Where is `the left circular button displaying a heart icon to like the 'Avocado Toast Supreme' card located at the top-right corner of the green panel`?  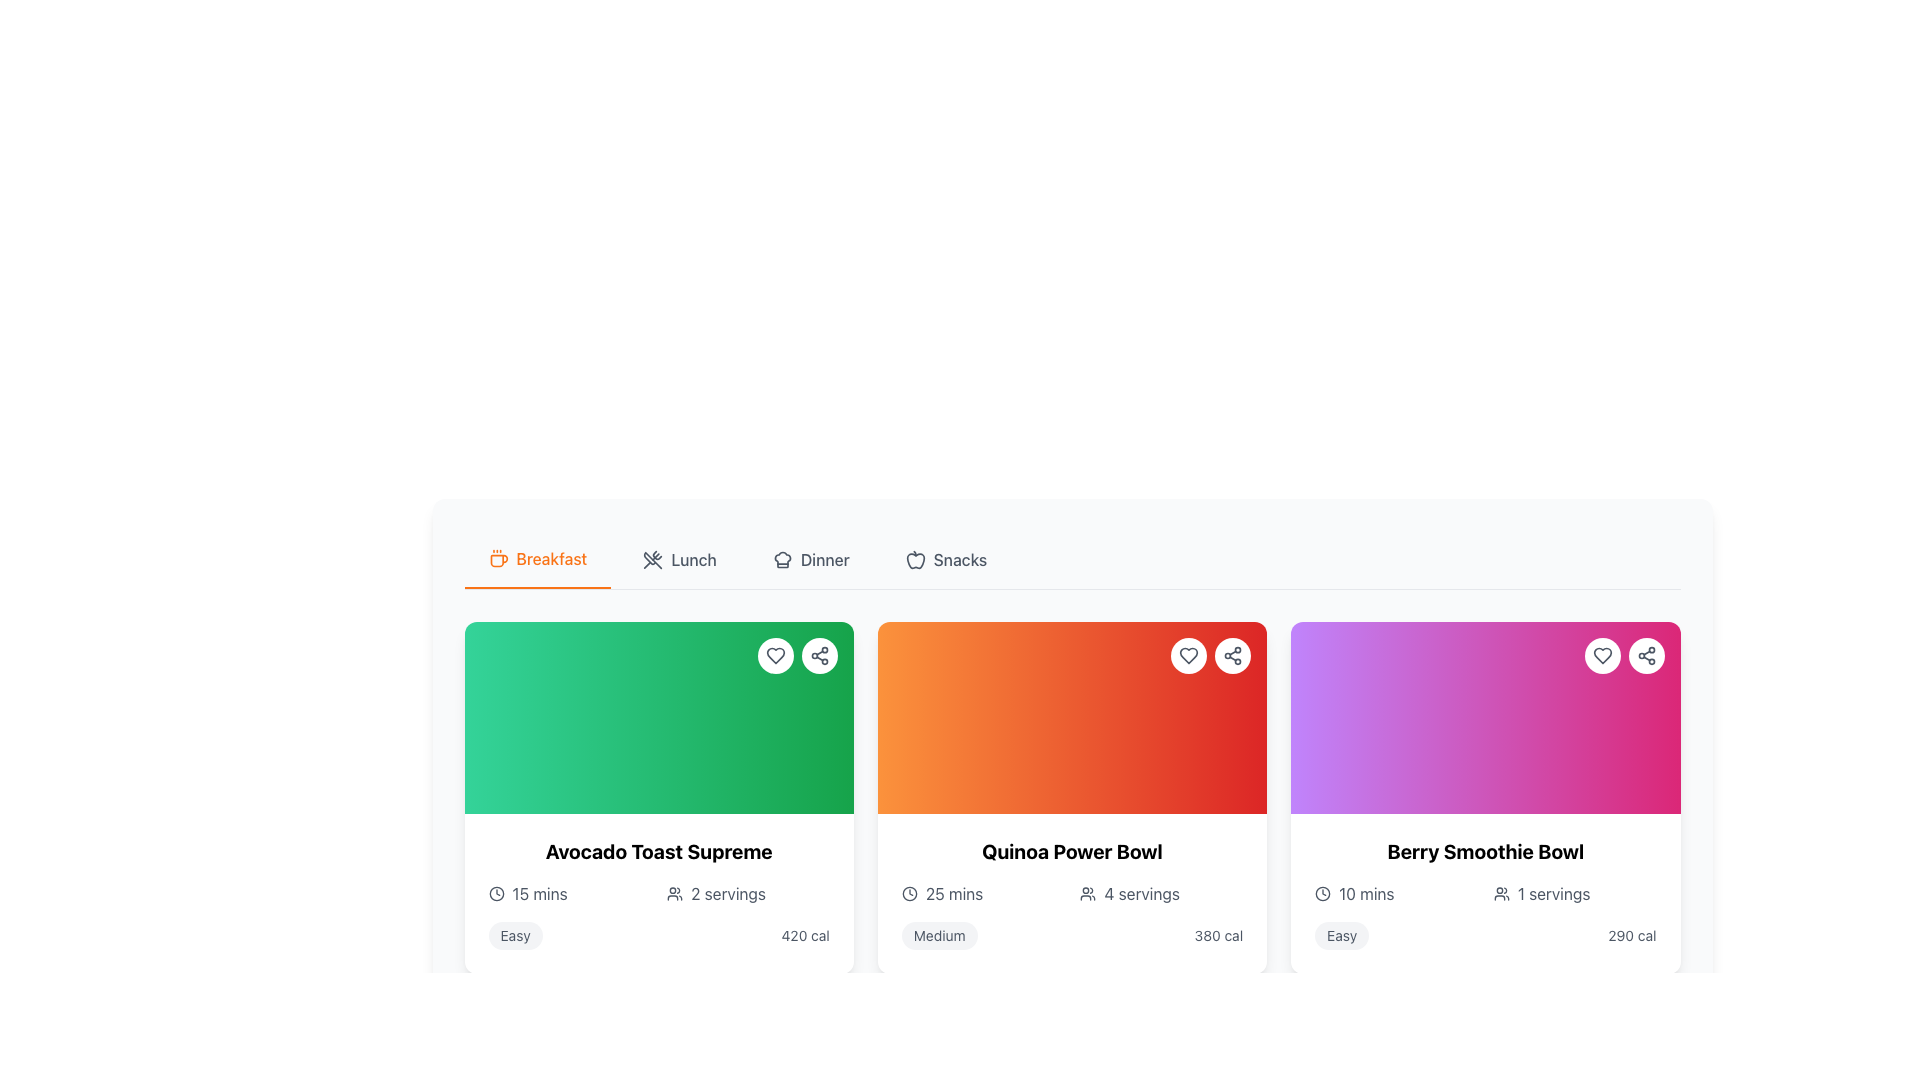
the left circular button displaying a heart icon to like the 'Avocado Toast Supreme' card located at the top-right corner of the green panel is located at coordinates (796, 655).